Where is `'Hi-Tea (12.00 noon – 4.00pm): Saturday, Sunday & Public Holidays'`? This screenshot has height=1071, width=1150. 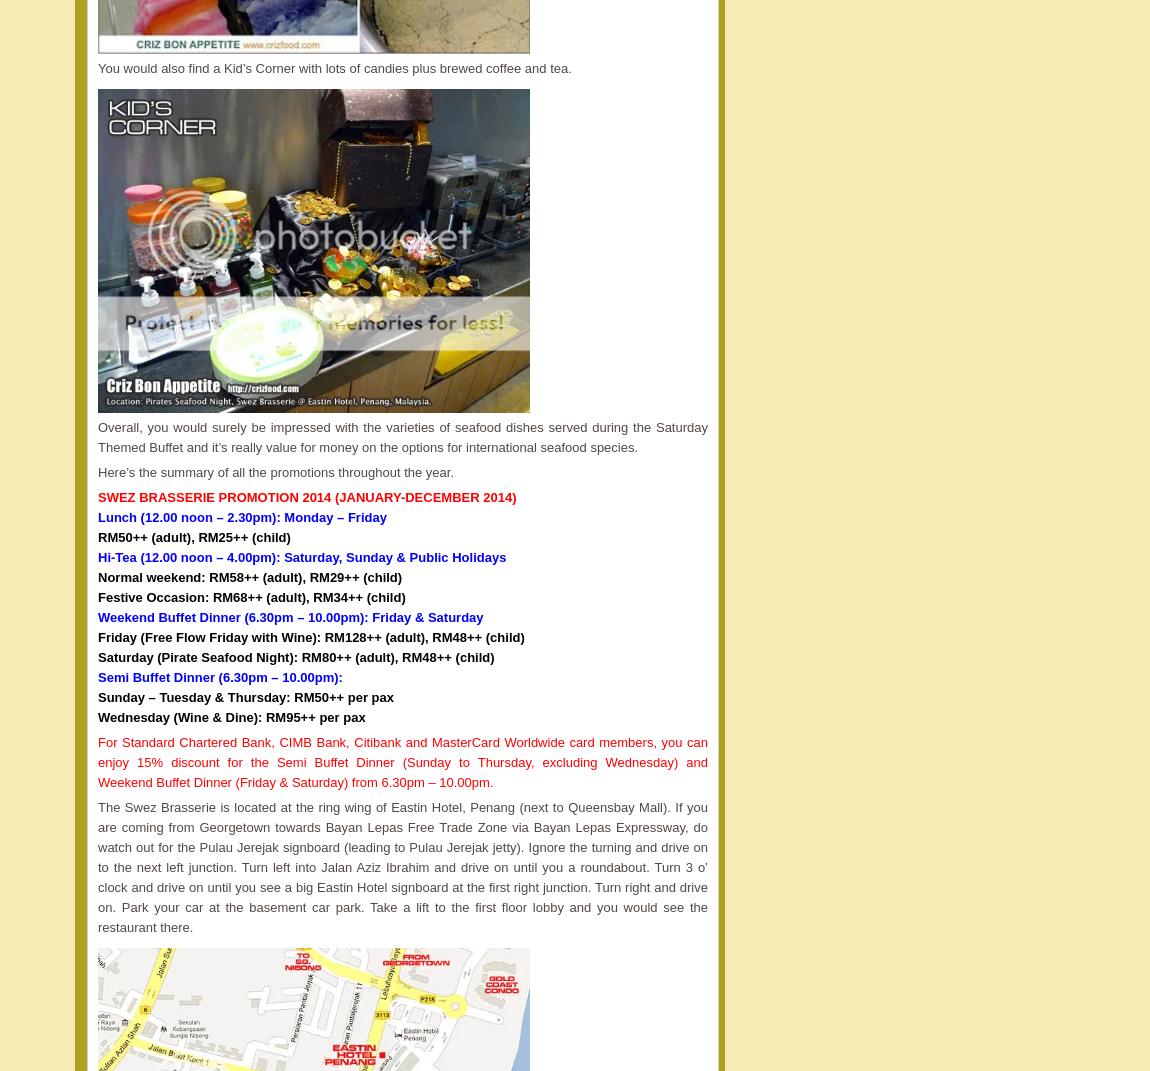
'Hi-Tea (12.00 noon – 4.00pm): Saturday, Sunday & Public Holidays' is located at coordinates (301, 557).